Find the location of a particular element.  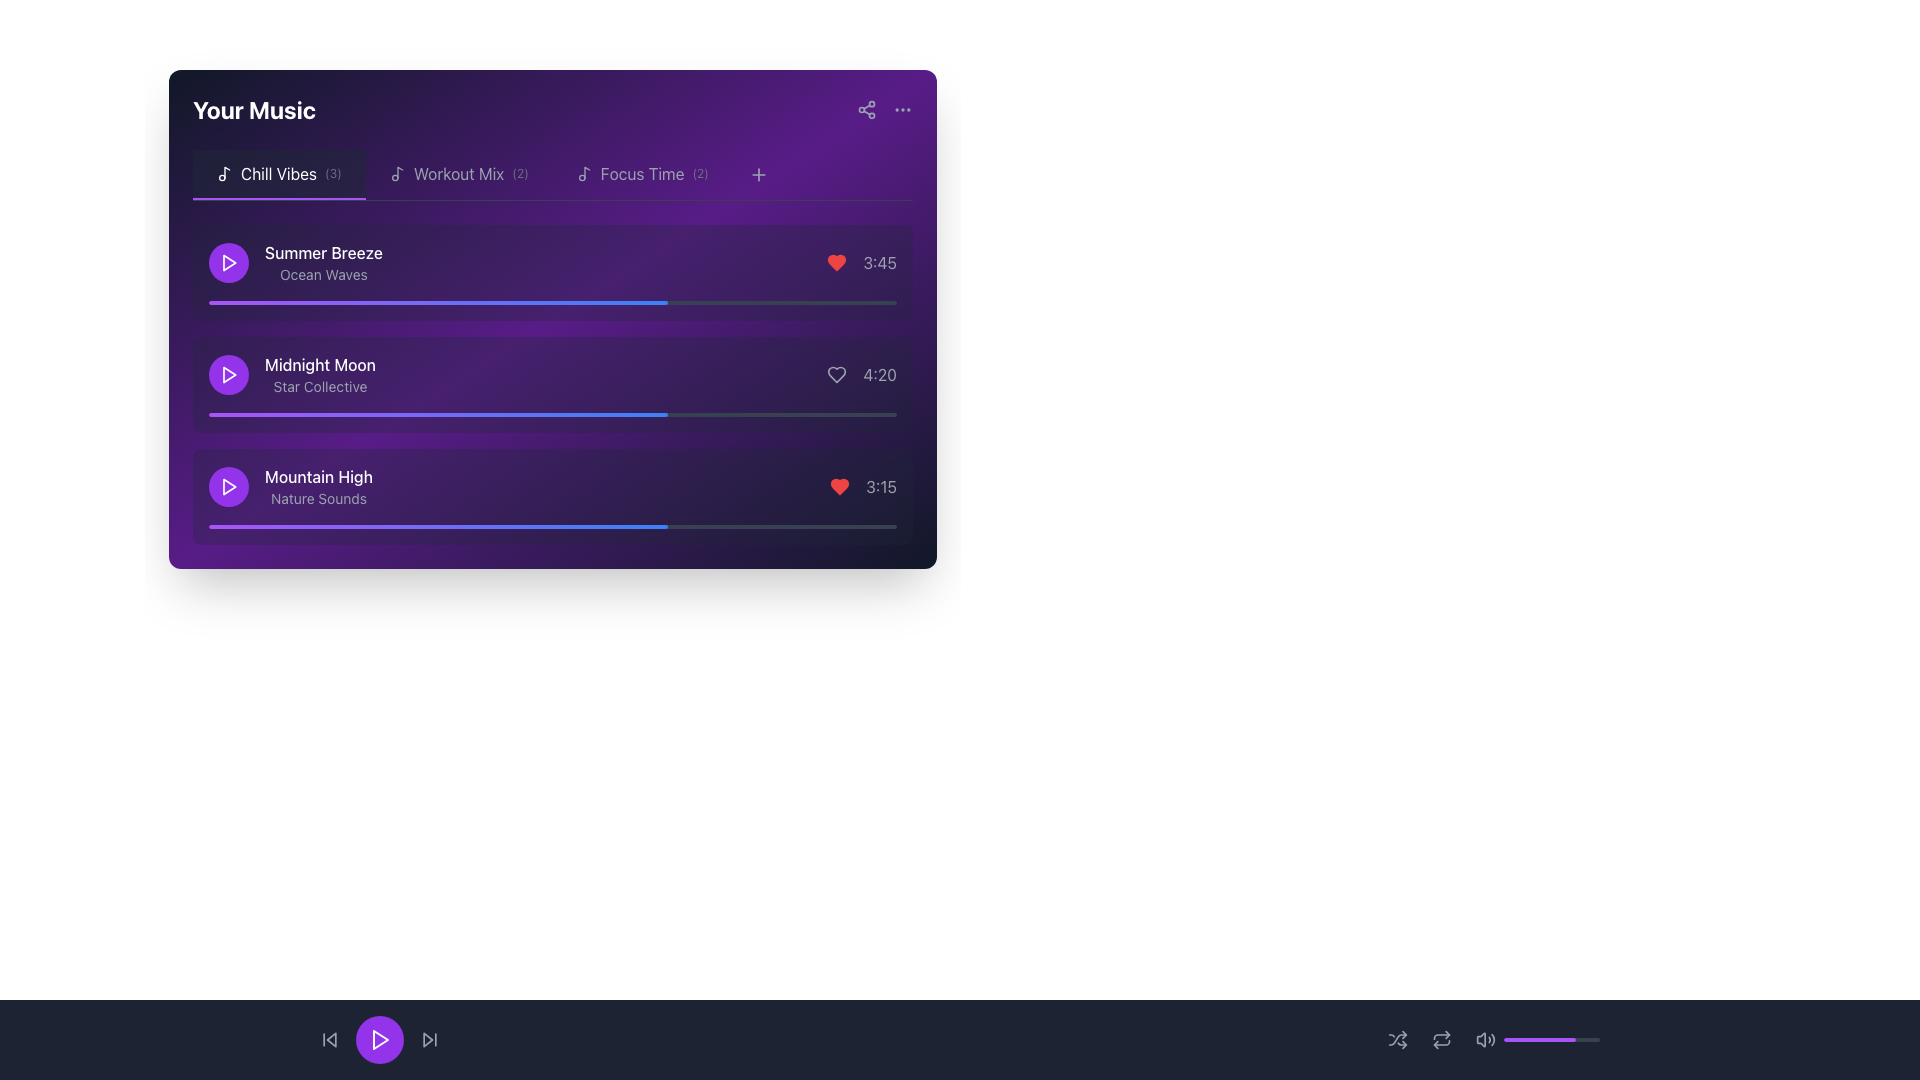

progress is located at coordinates (882, 303).